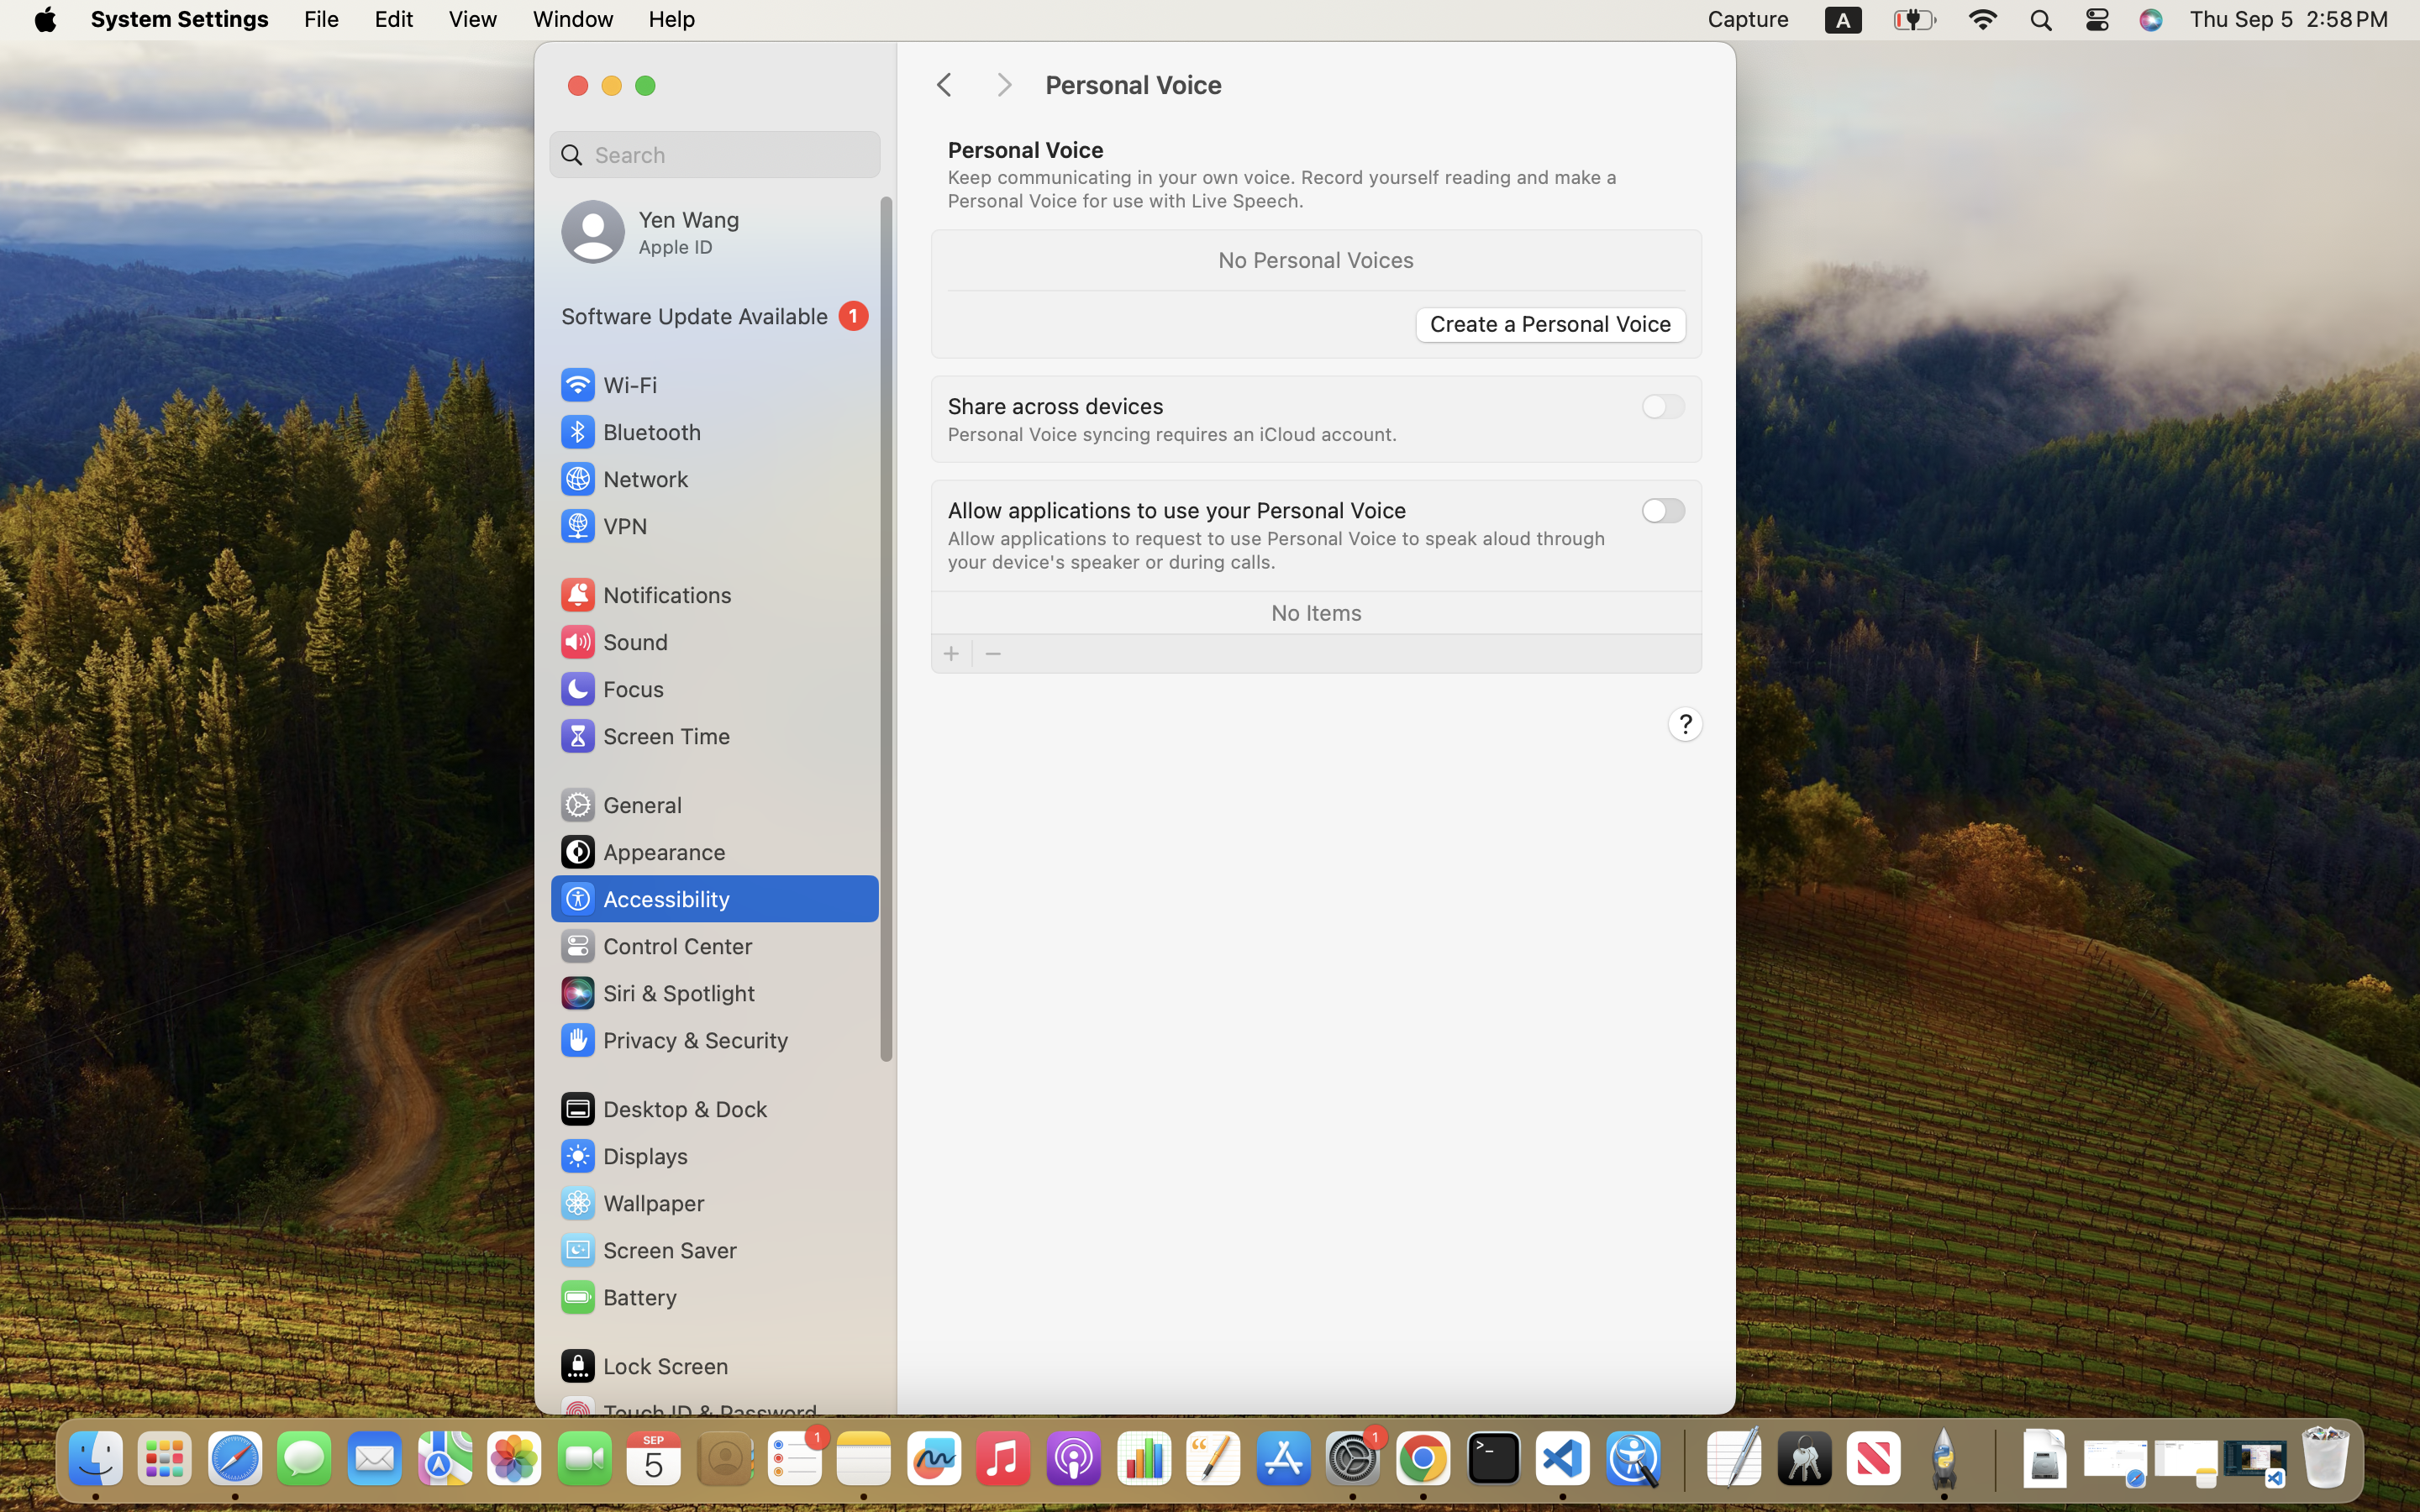  Describe the element at coordinates (655, 946) in the screenshot. I see `'Control Center'` at that location.